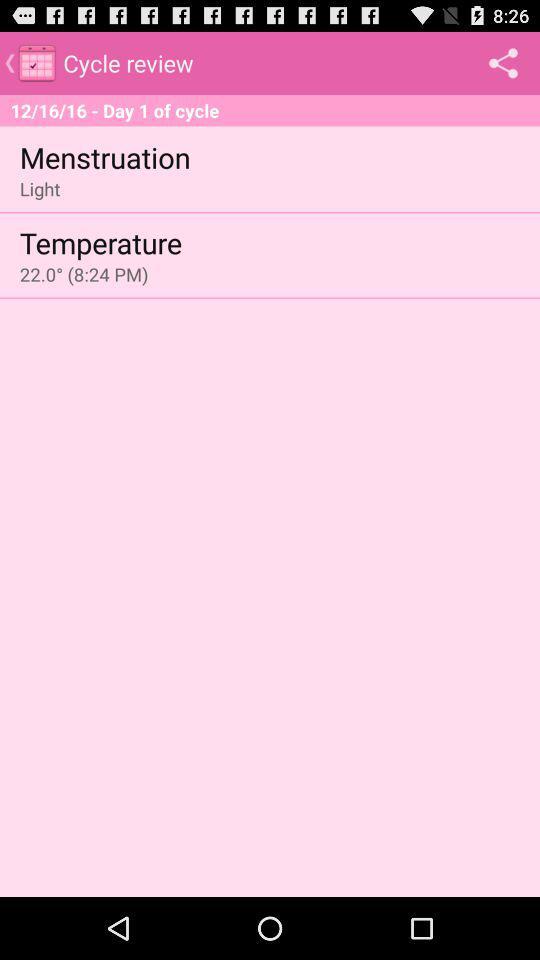 This screenshot has width=540, height=960. Describe the element at coordinates (40, 188) in the screenshot. I see `icon below menstruation app` at that location.